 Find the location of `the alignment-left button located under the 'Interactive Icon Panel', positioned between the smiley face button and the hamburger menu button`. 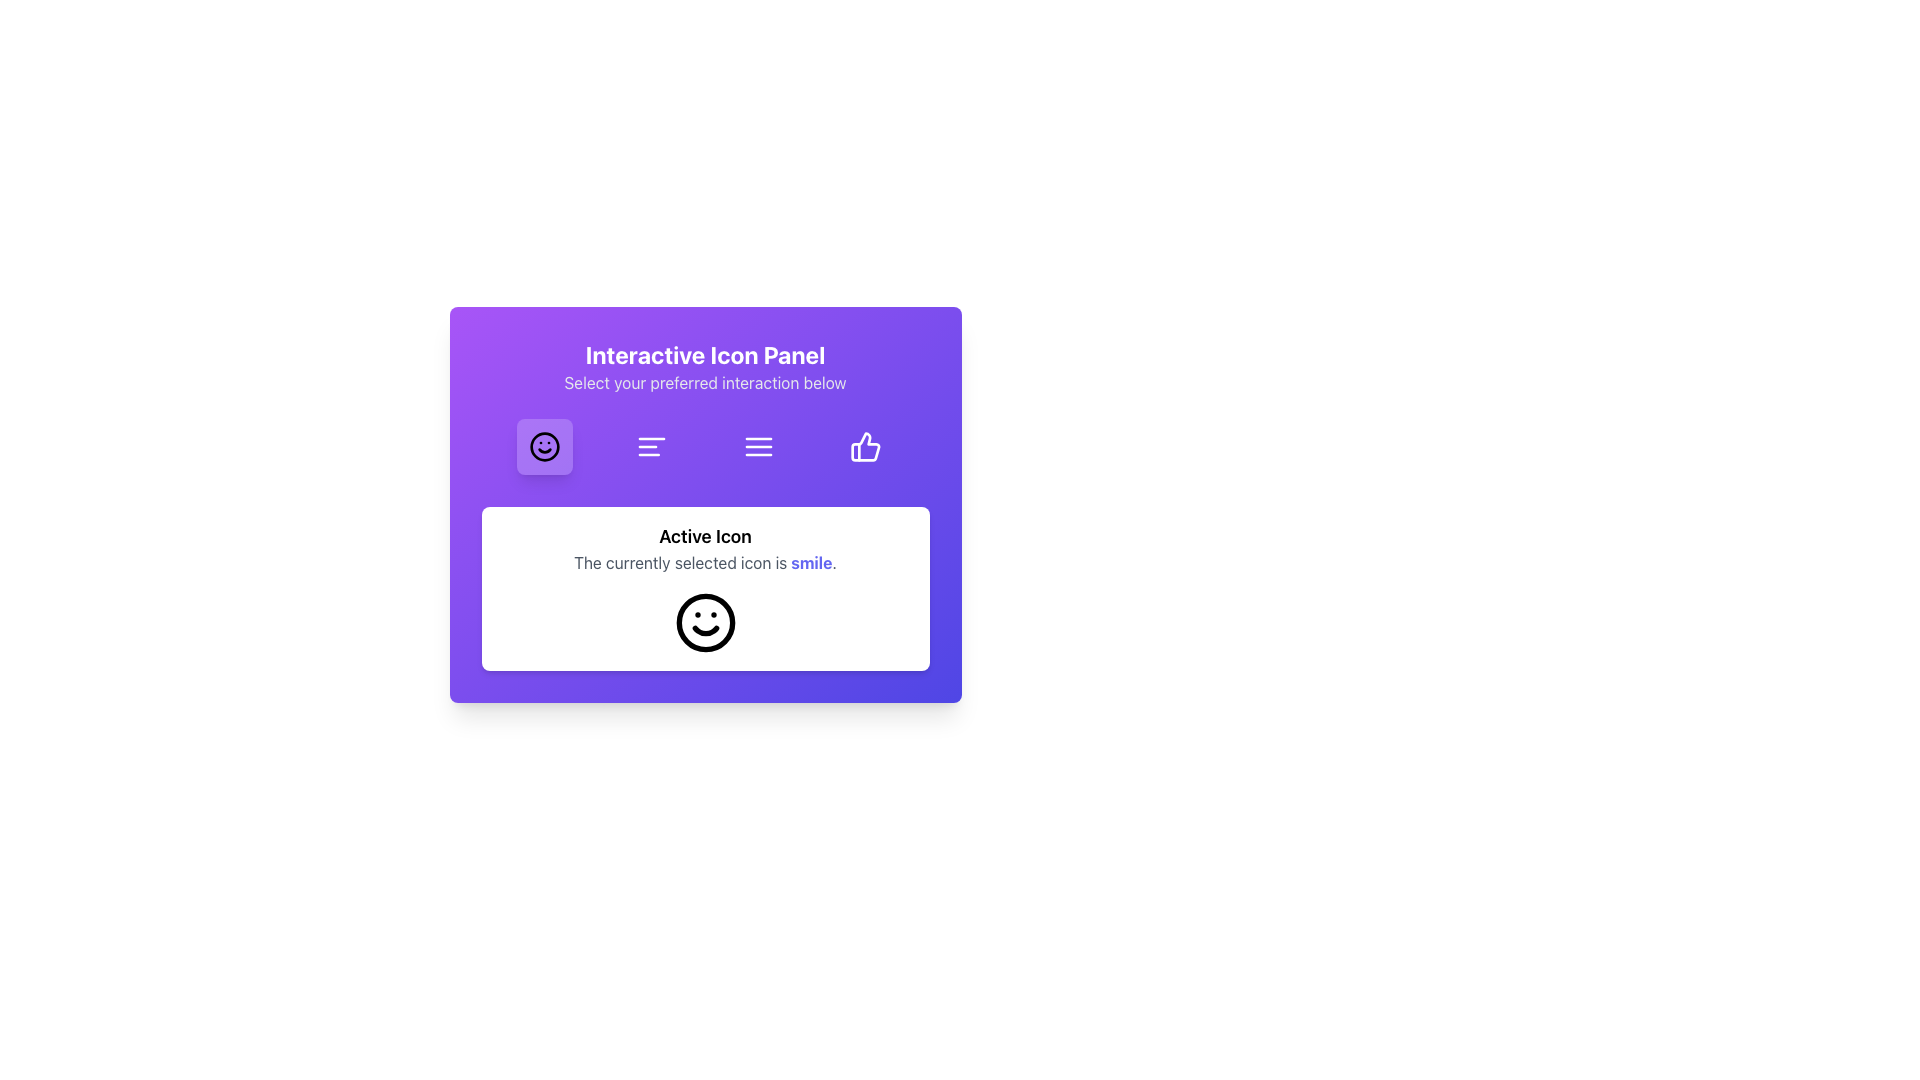

the alignment-left button located under the 'Interactive Icon Panel', positioned between the smiley face button and the hamburger menu button is located at coordinates (651, 446).